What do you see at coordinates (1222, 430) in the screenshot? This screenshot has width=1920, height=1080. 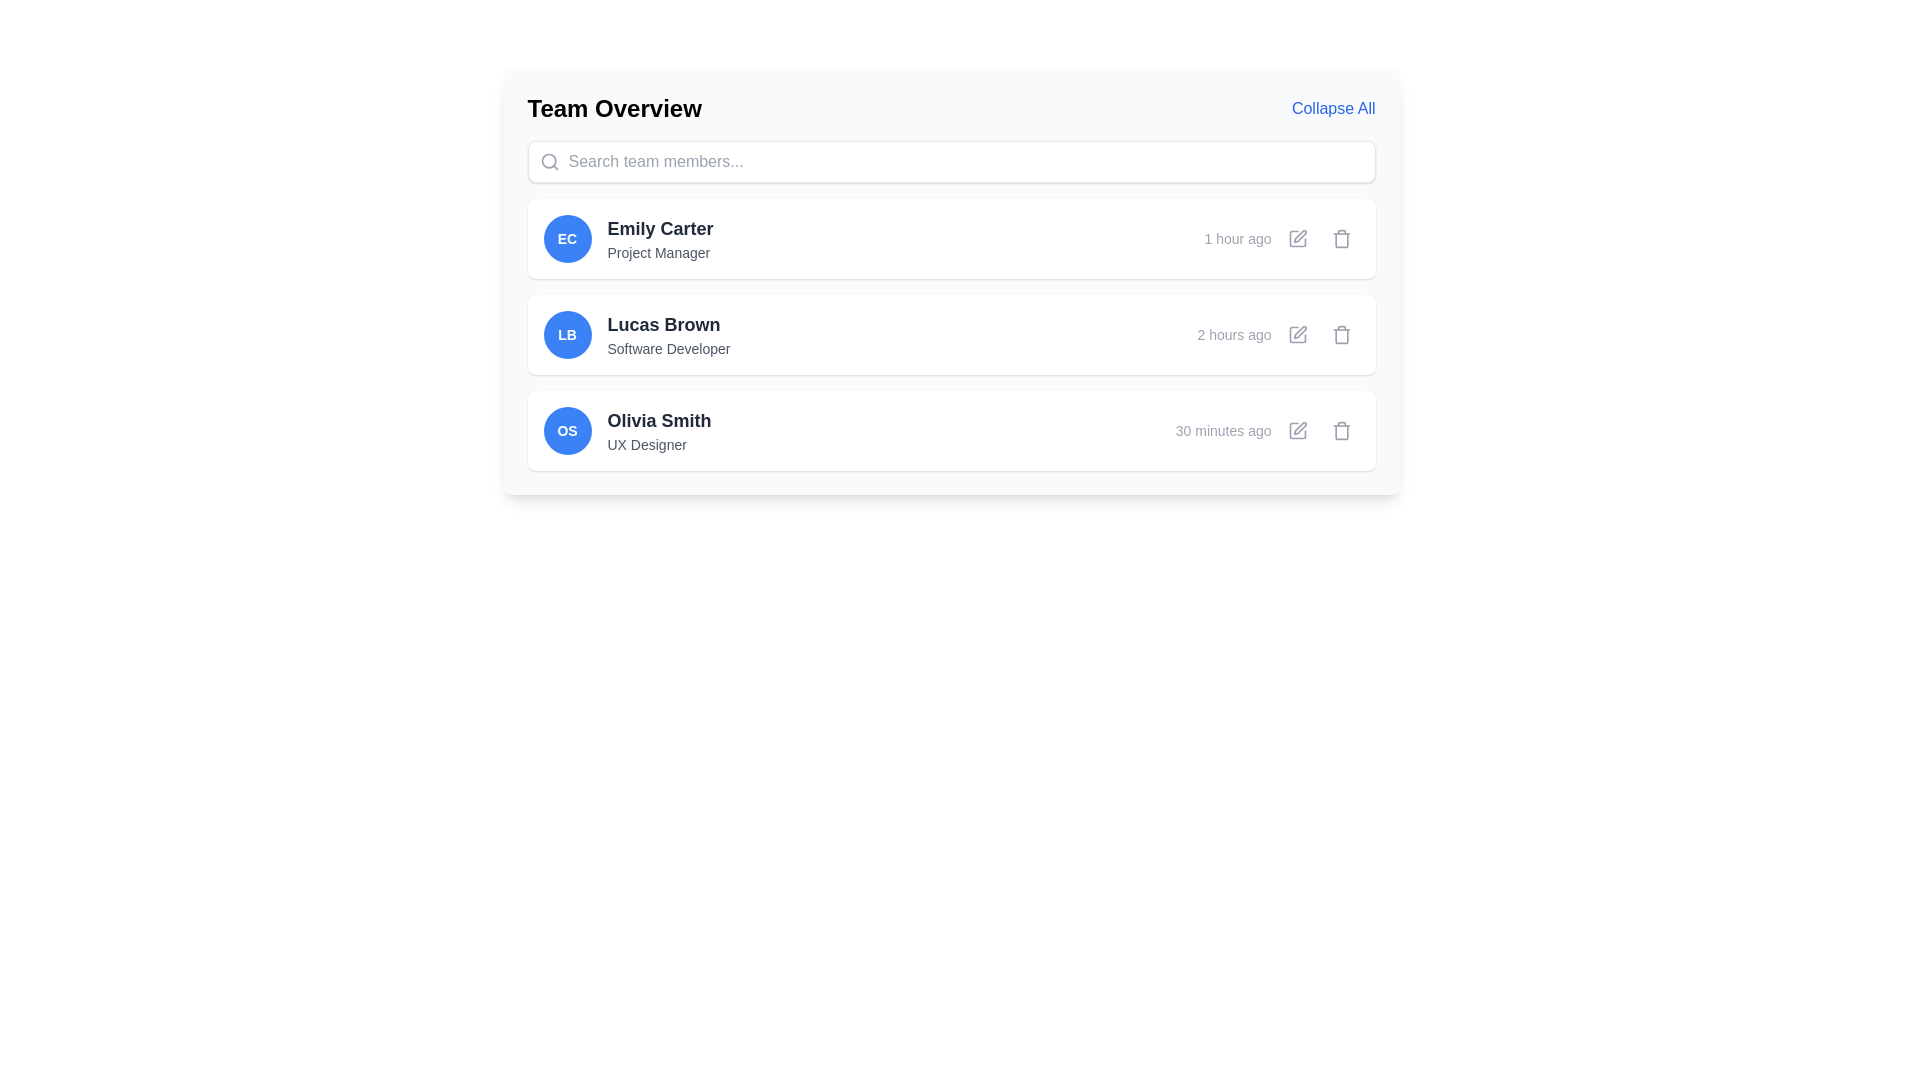 I see `the text label displaying '30 minutes ago', which is styled in gray and positioned to the right of 'Olivia Smith' and their role 'UX Designer' within a vertical list of user profiles` at bounding box center [1222, 430].